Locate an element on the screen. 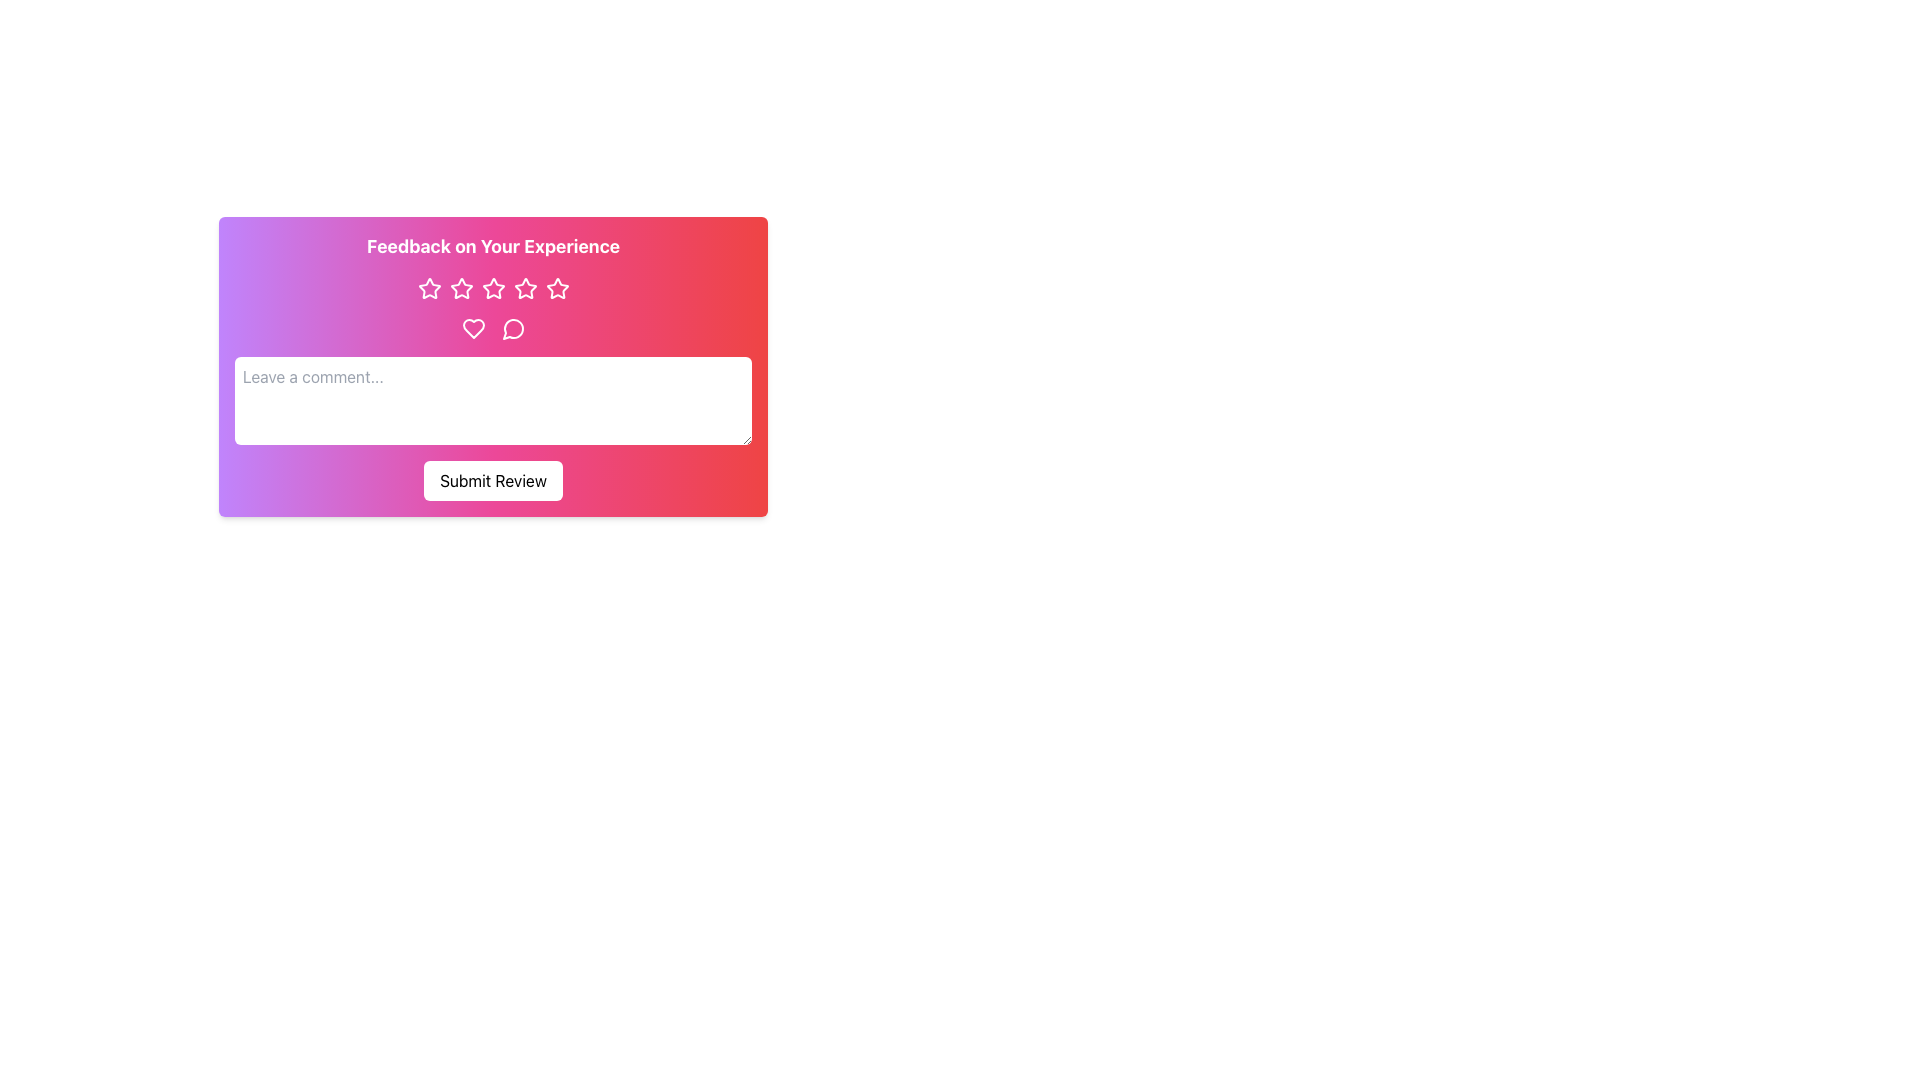 The width and height of the screenshot is (1920, 1080). the text input field that has the placeholder 'Leave a comment...' by using keyboard shortcuts for text interactions is located at coordinates (493, 366).